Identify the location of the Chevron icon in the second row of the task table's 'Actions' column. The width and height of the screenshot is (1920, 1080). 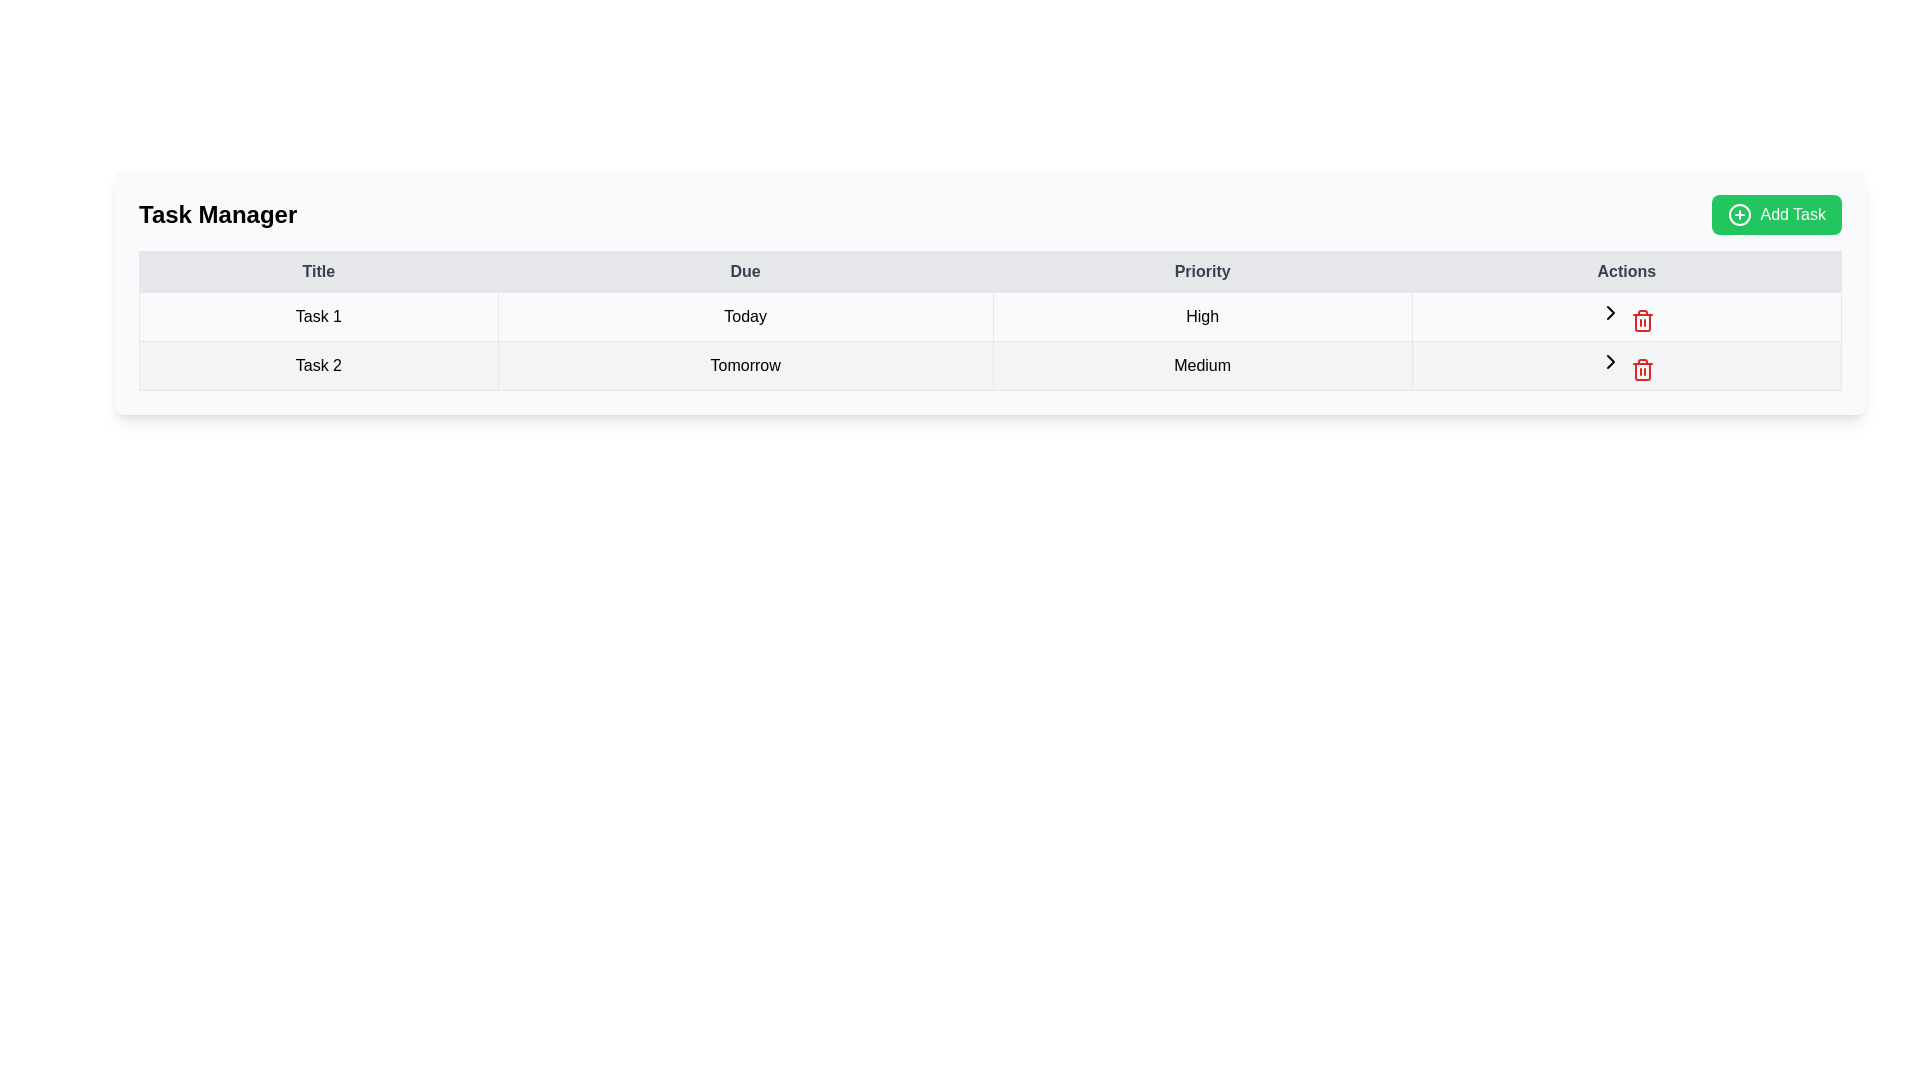
(1610, 361).